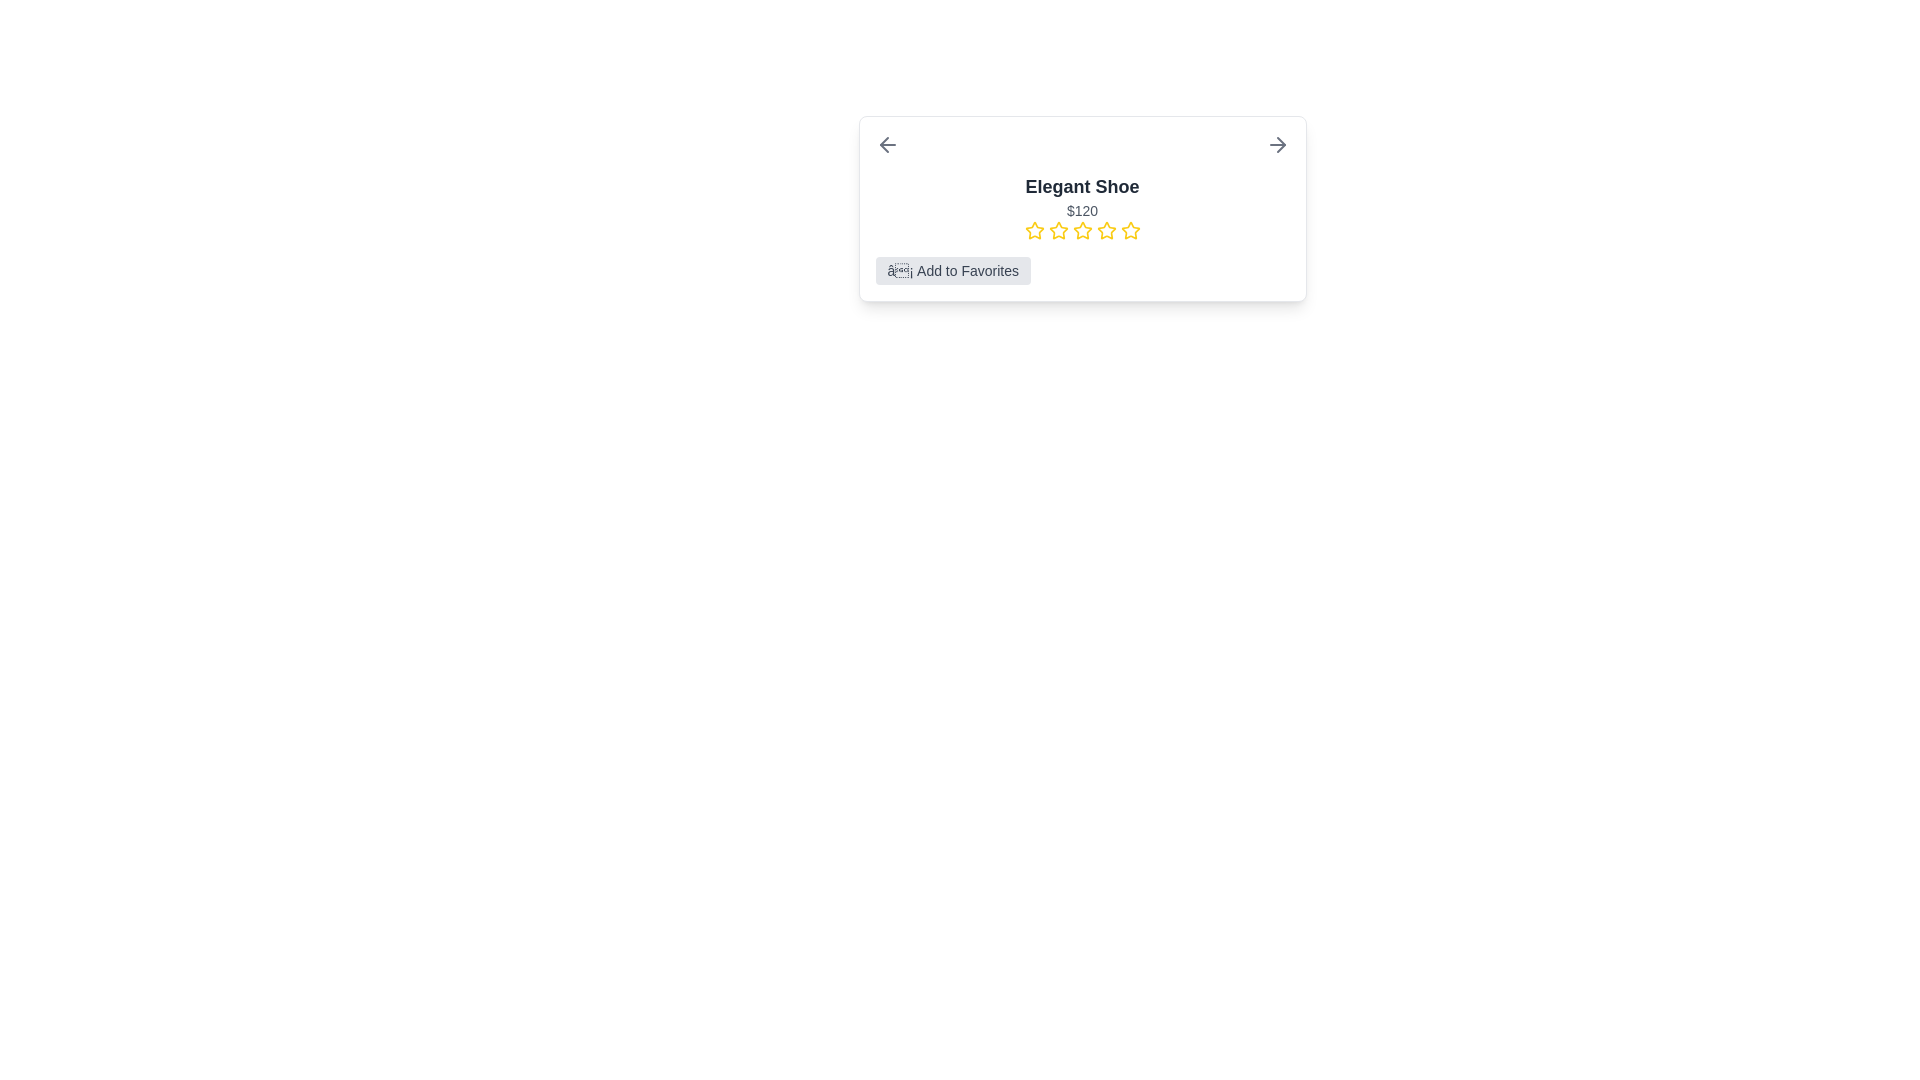 The image size is (1920, 1080). Describe the element at coordinates (882, 144) in the screenshot. I see `the left-oriented arrow icon located in the upper left corner of the card interface near the title 'Elegant Shoe'` at that location.